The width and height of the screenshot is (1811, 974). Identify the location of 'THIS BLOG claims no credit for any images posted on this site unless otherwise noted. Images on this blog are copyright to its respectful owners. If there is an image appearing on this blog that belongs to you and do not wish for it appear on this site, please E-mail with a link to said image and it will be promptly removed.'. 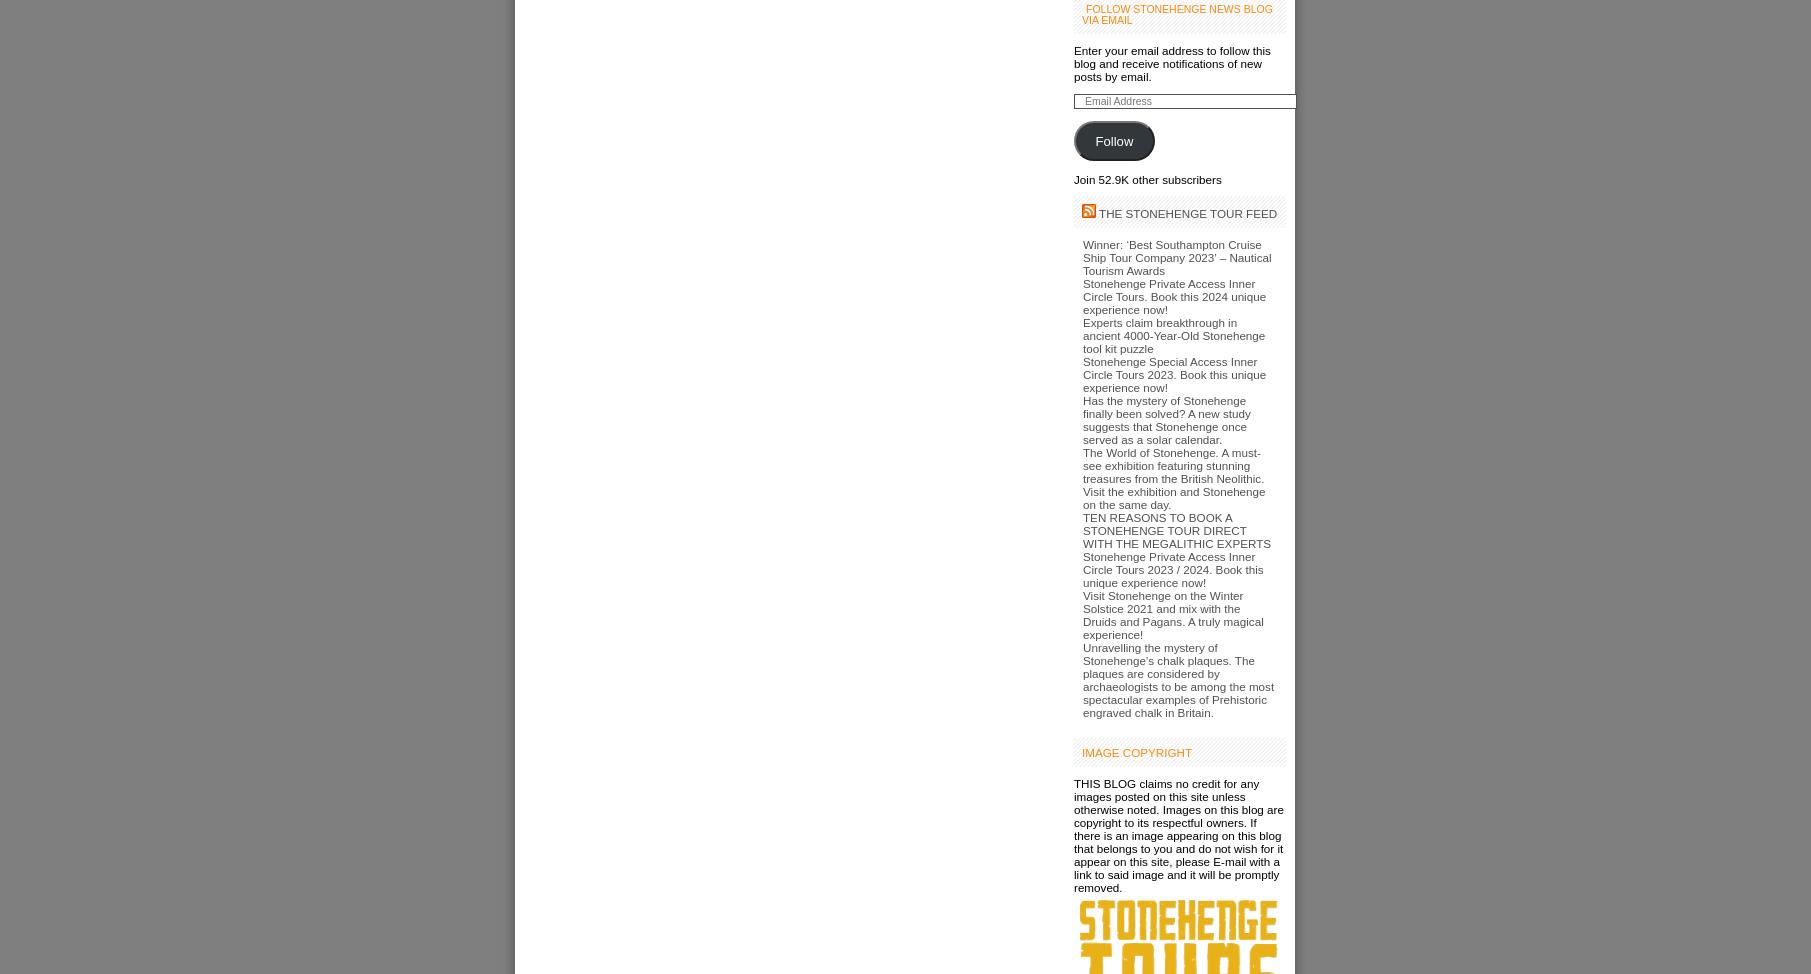
(1073, 835).